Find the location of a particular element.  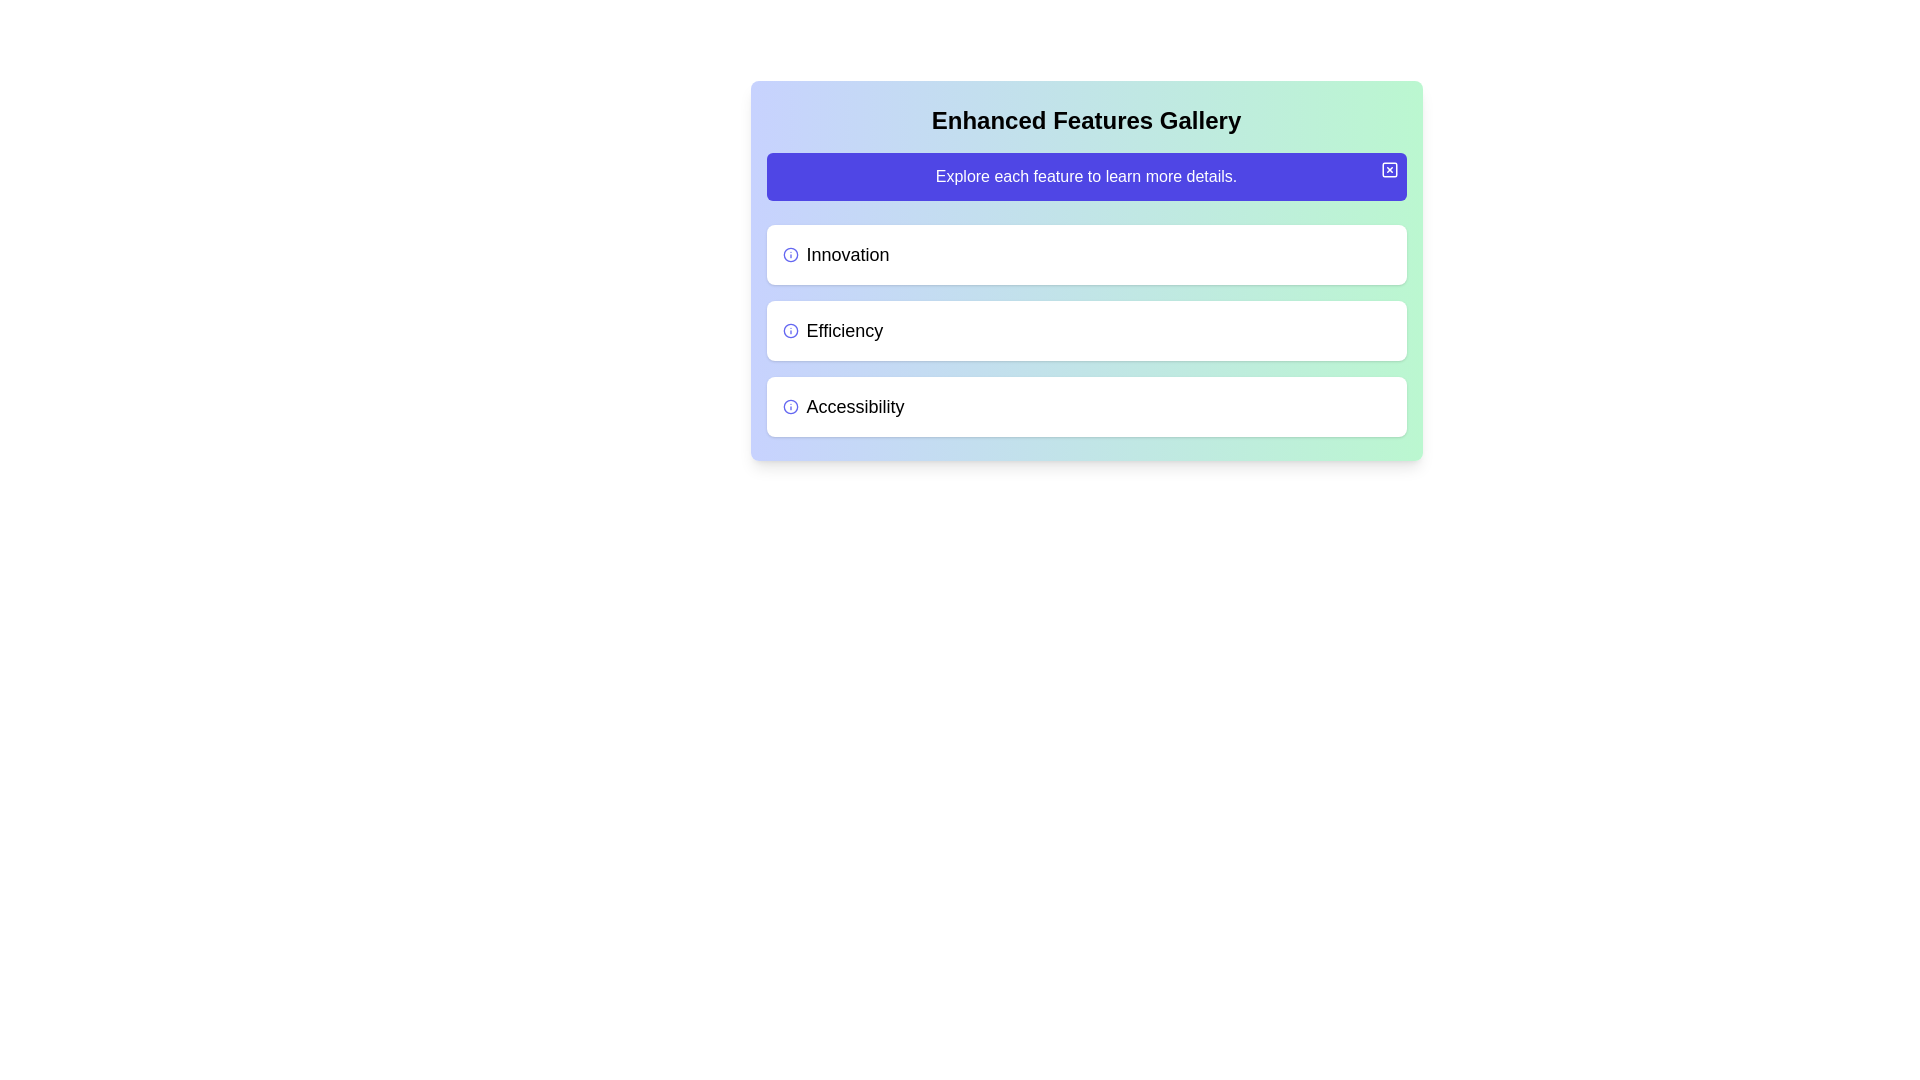

the small close button with an 'X' icon located at the top-right corner of the blue notification box is located at coordinates (1388, 168).